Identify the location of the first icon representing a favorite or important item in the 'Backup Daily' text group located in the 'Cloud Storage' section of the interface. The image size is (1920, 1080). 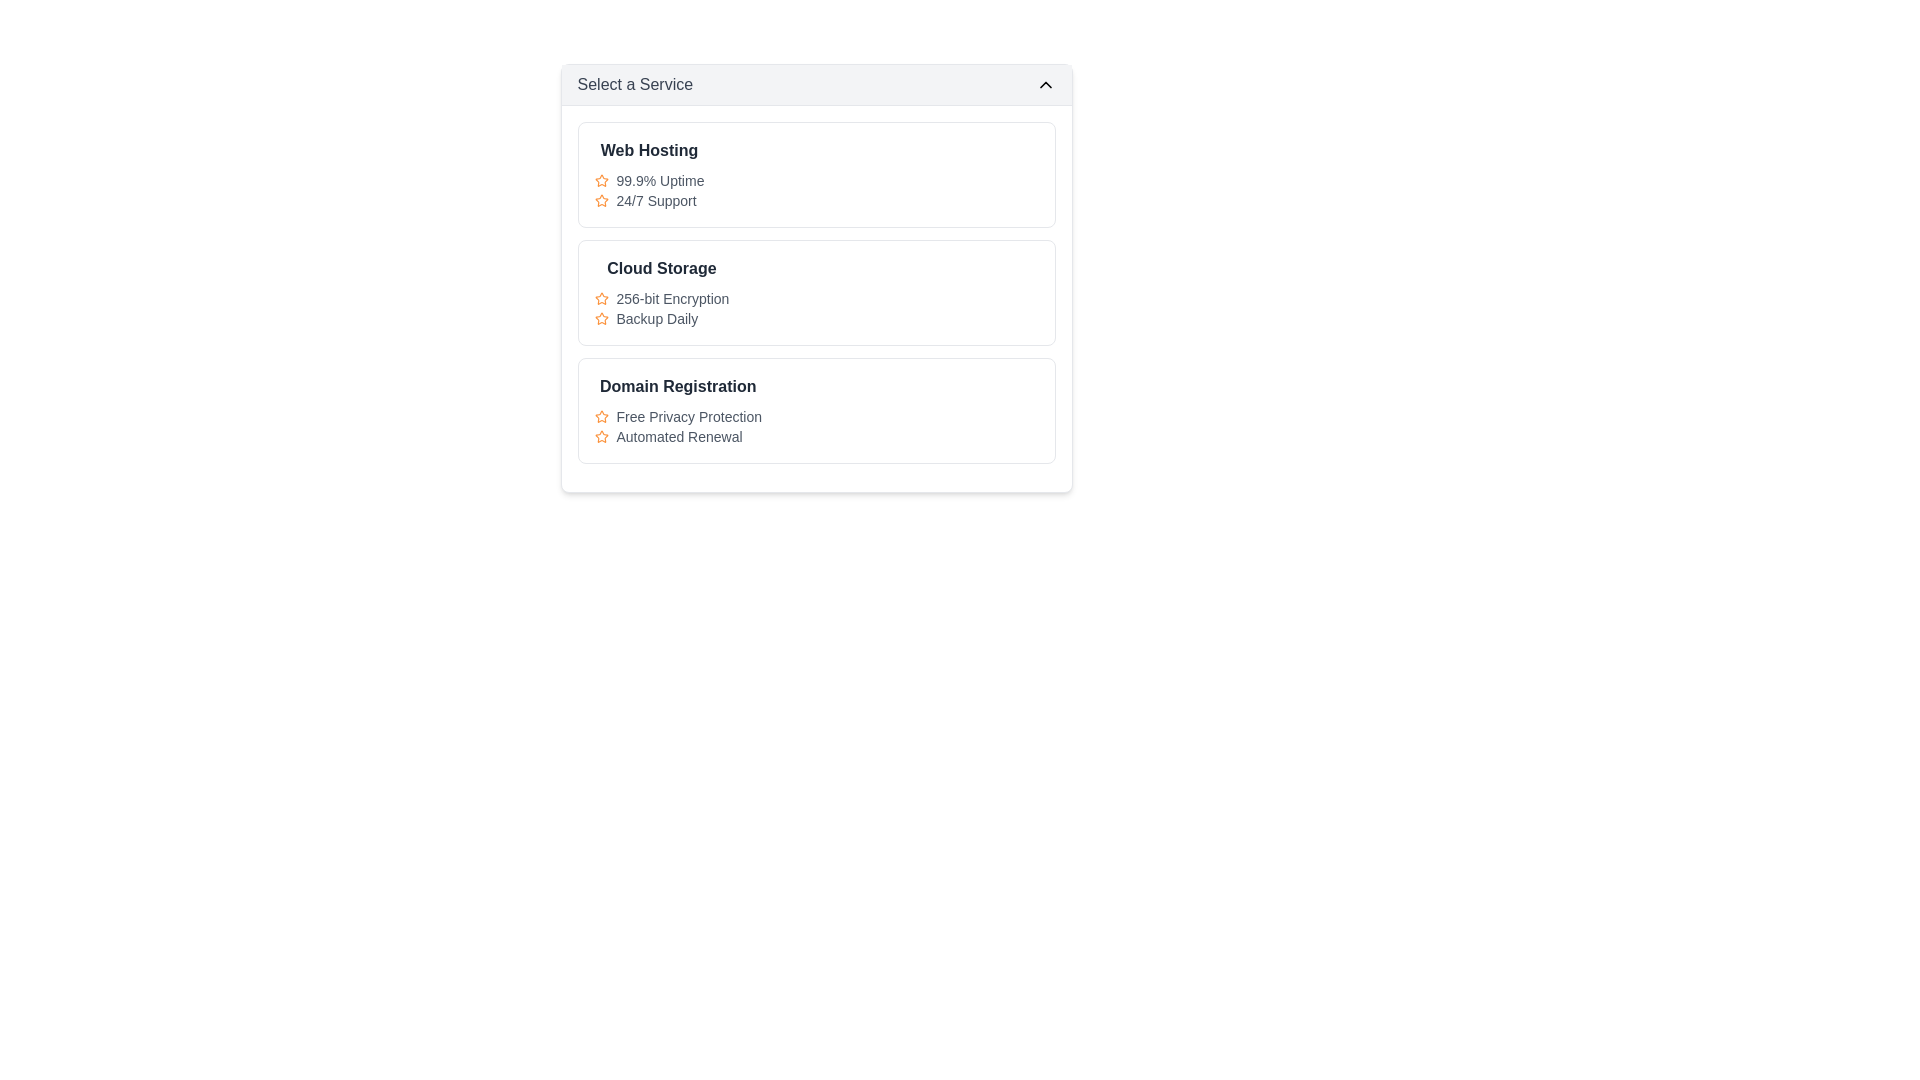
(600, 318).